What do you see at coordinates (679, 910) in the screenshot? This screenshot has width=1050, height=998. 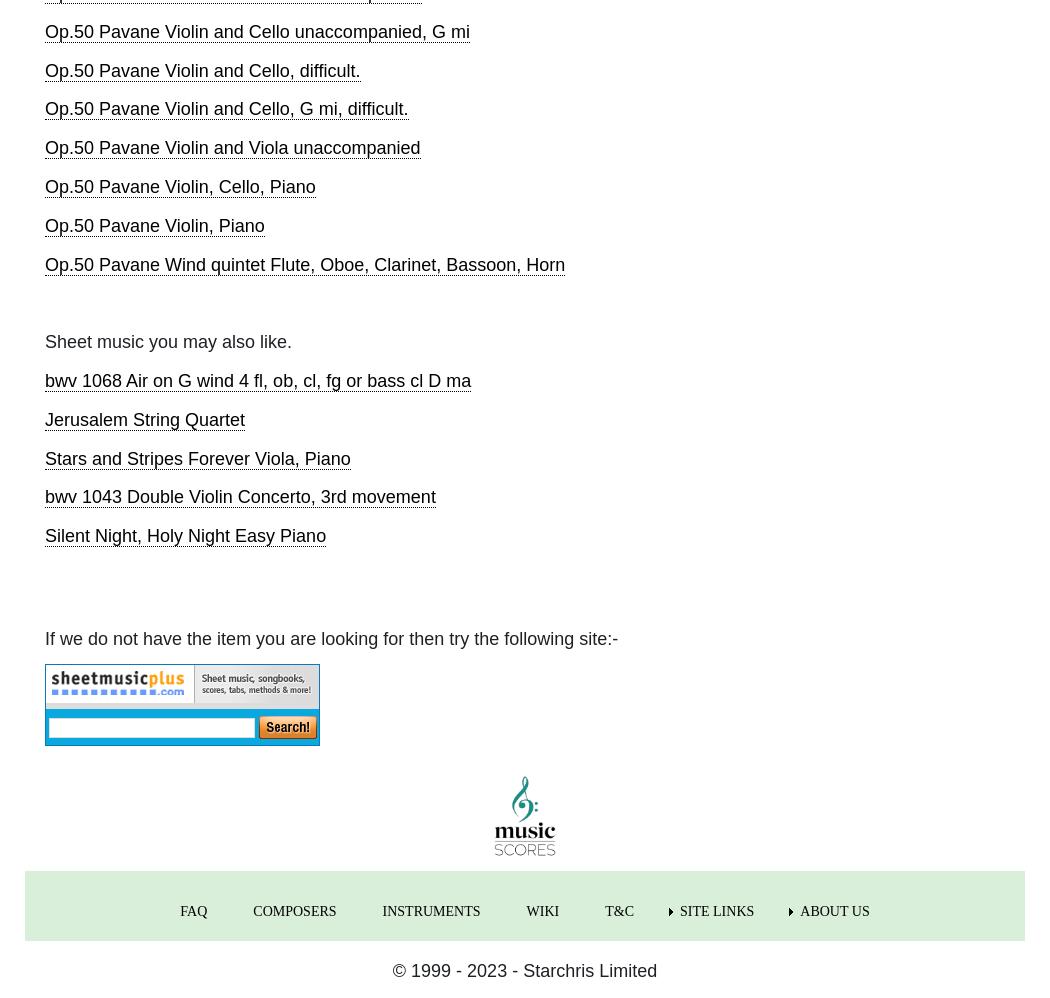 I see `'SITE LINKS'` at bounding box center [679, 910].